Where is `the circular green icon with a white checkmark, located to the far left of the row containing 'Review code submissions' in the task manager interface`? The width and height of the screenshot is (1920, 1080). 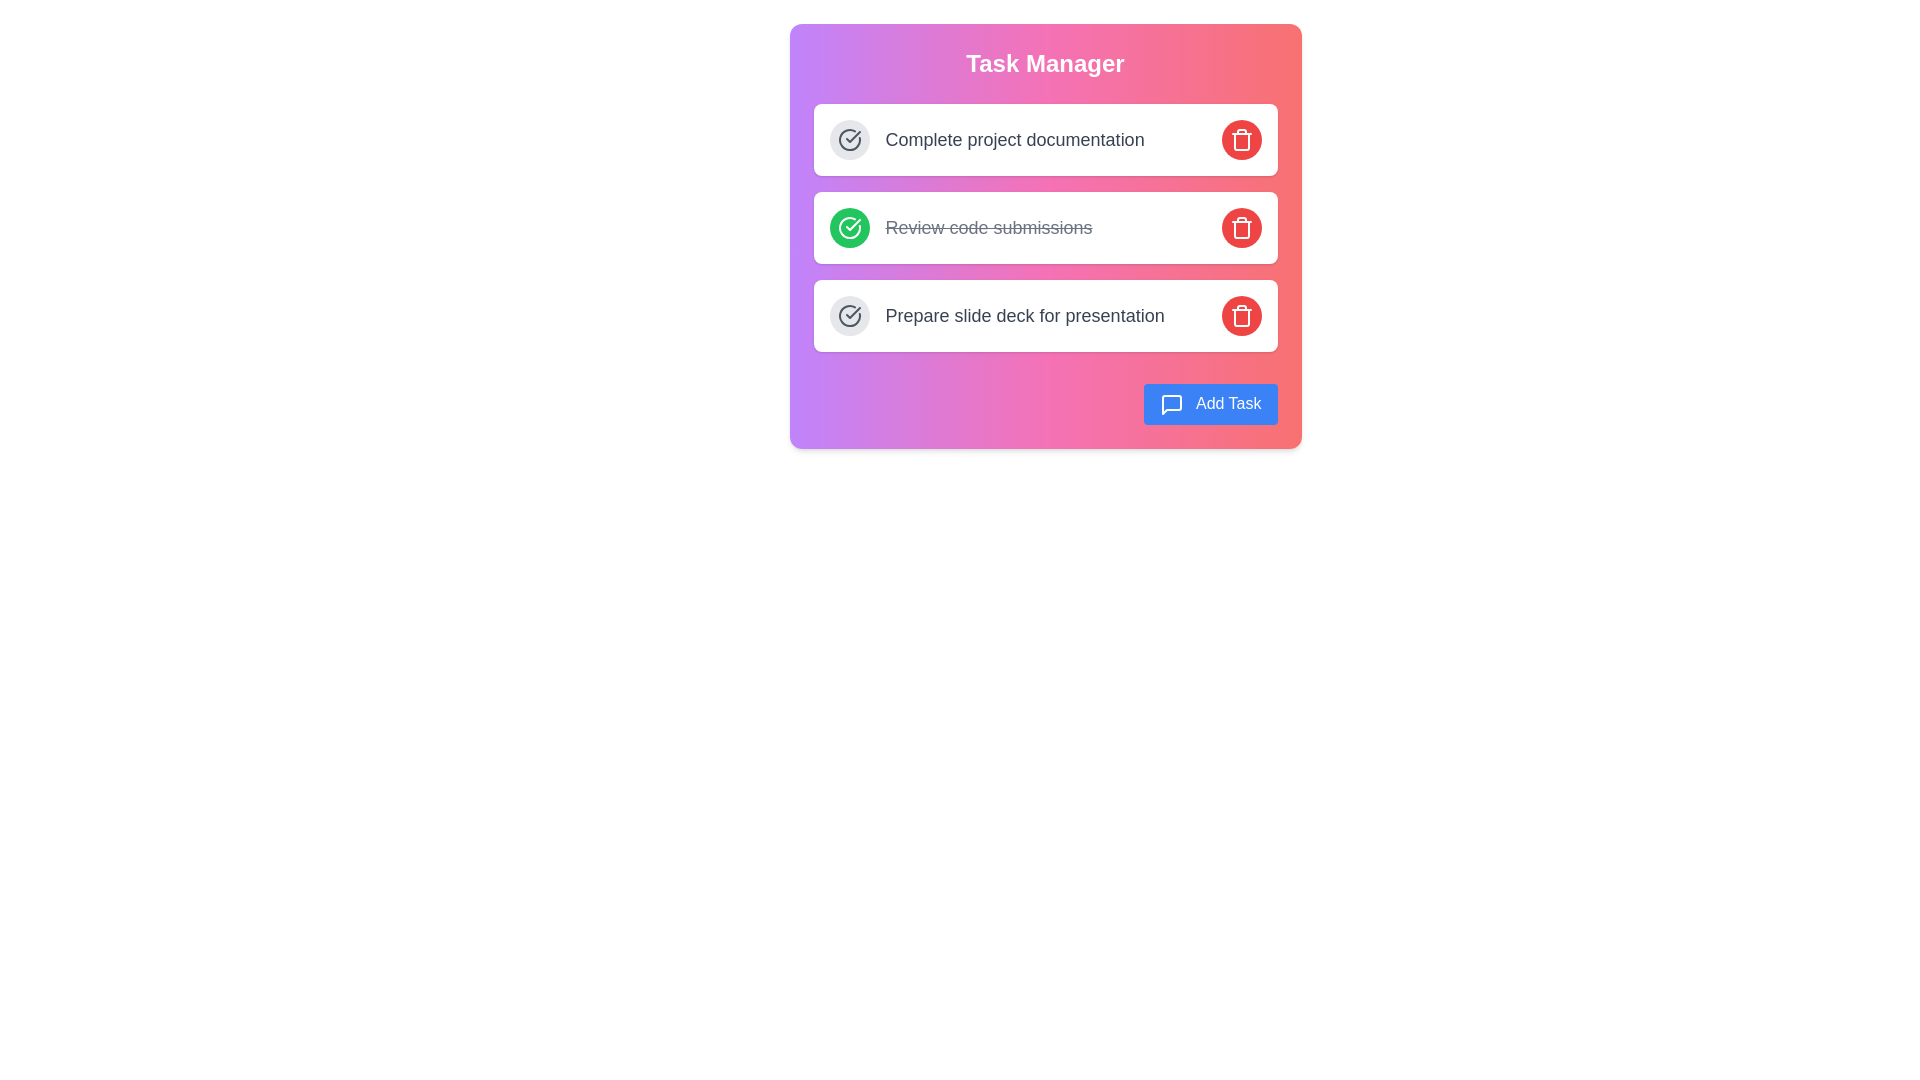 the circular green icon with a white checkmark, located to the far left of the row containing 'Review code submissions' in the task manager interface is located at coordinates (849, 226).